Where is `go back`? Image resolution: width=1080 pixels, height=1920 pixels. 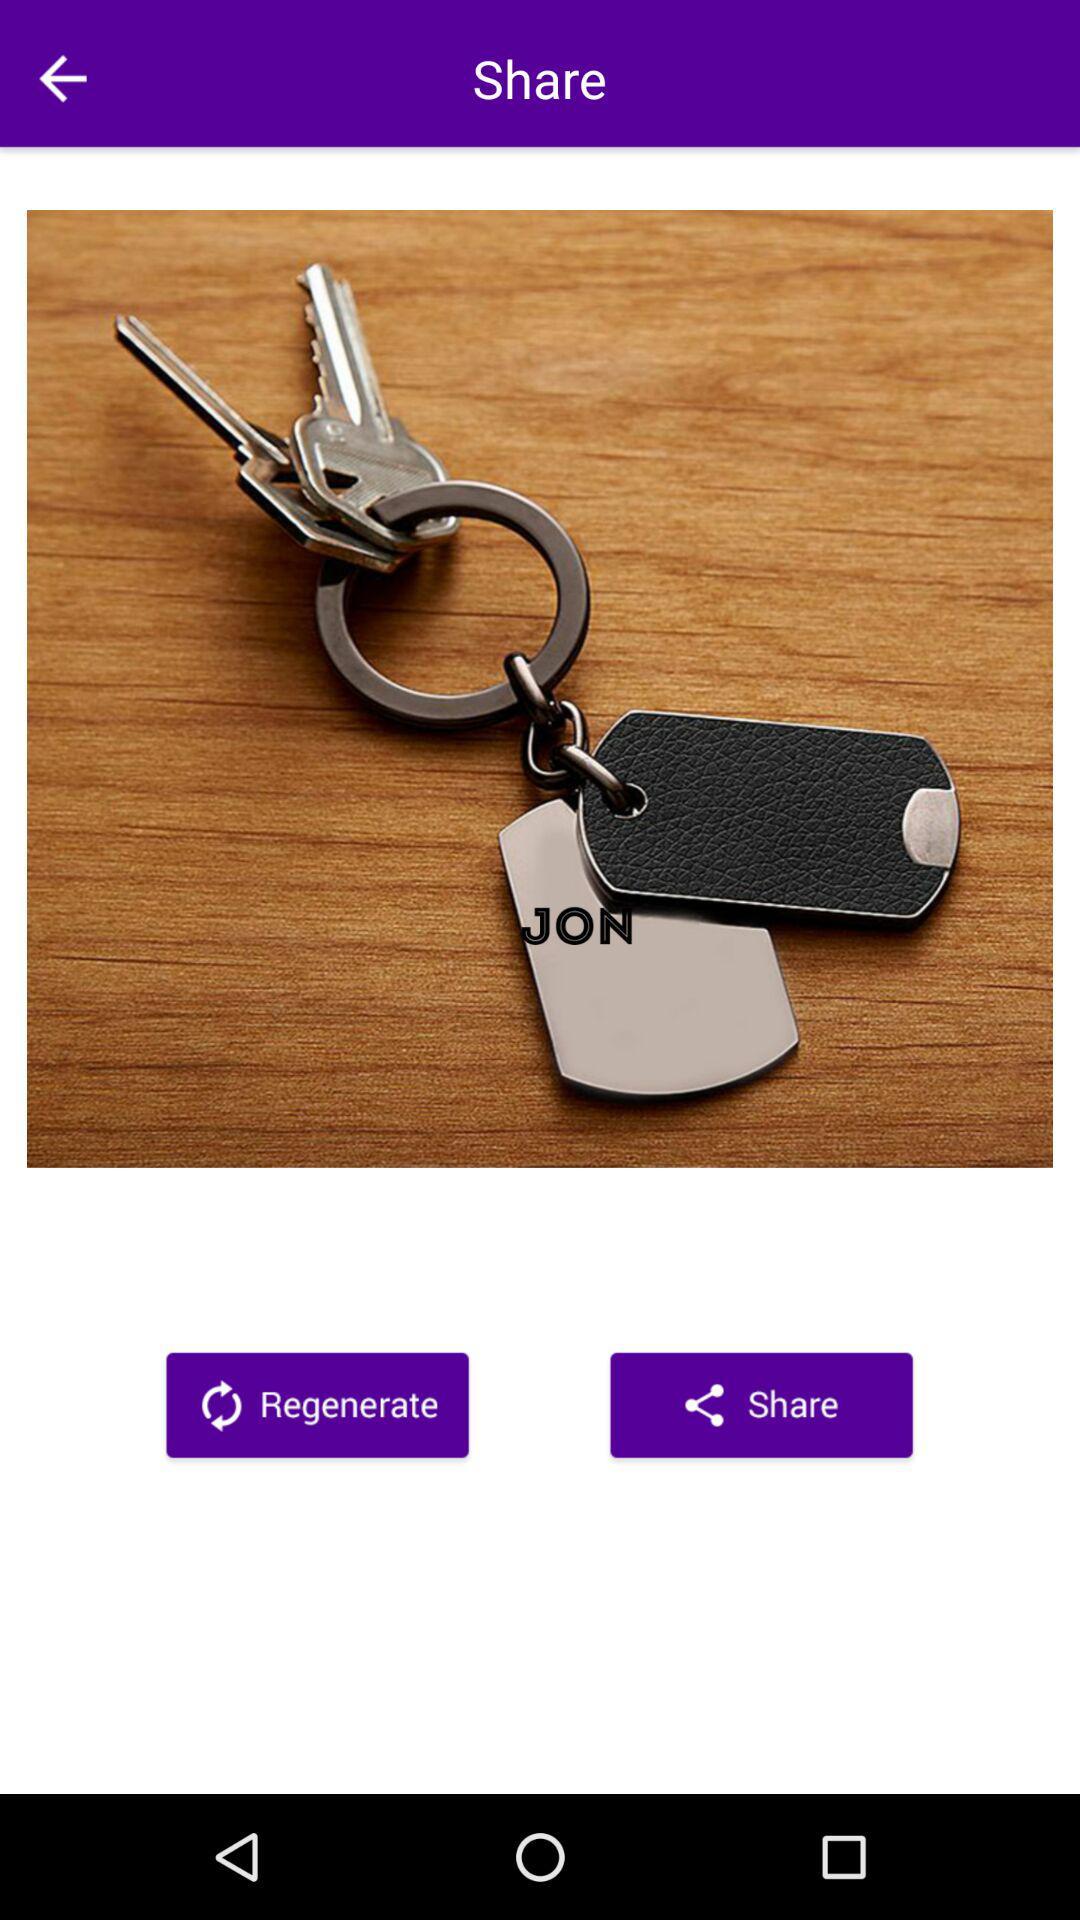
go back is located at coordinates (61, 78).